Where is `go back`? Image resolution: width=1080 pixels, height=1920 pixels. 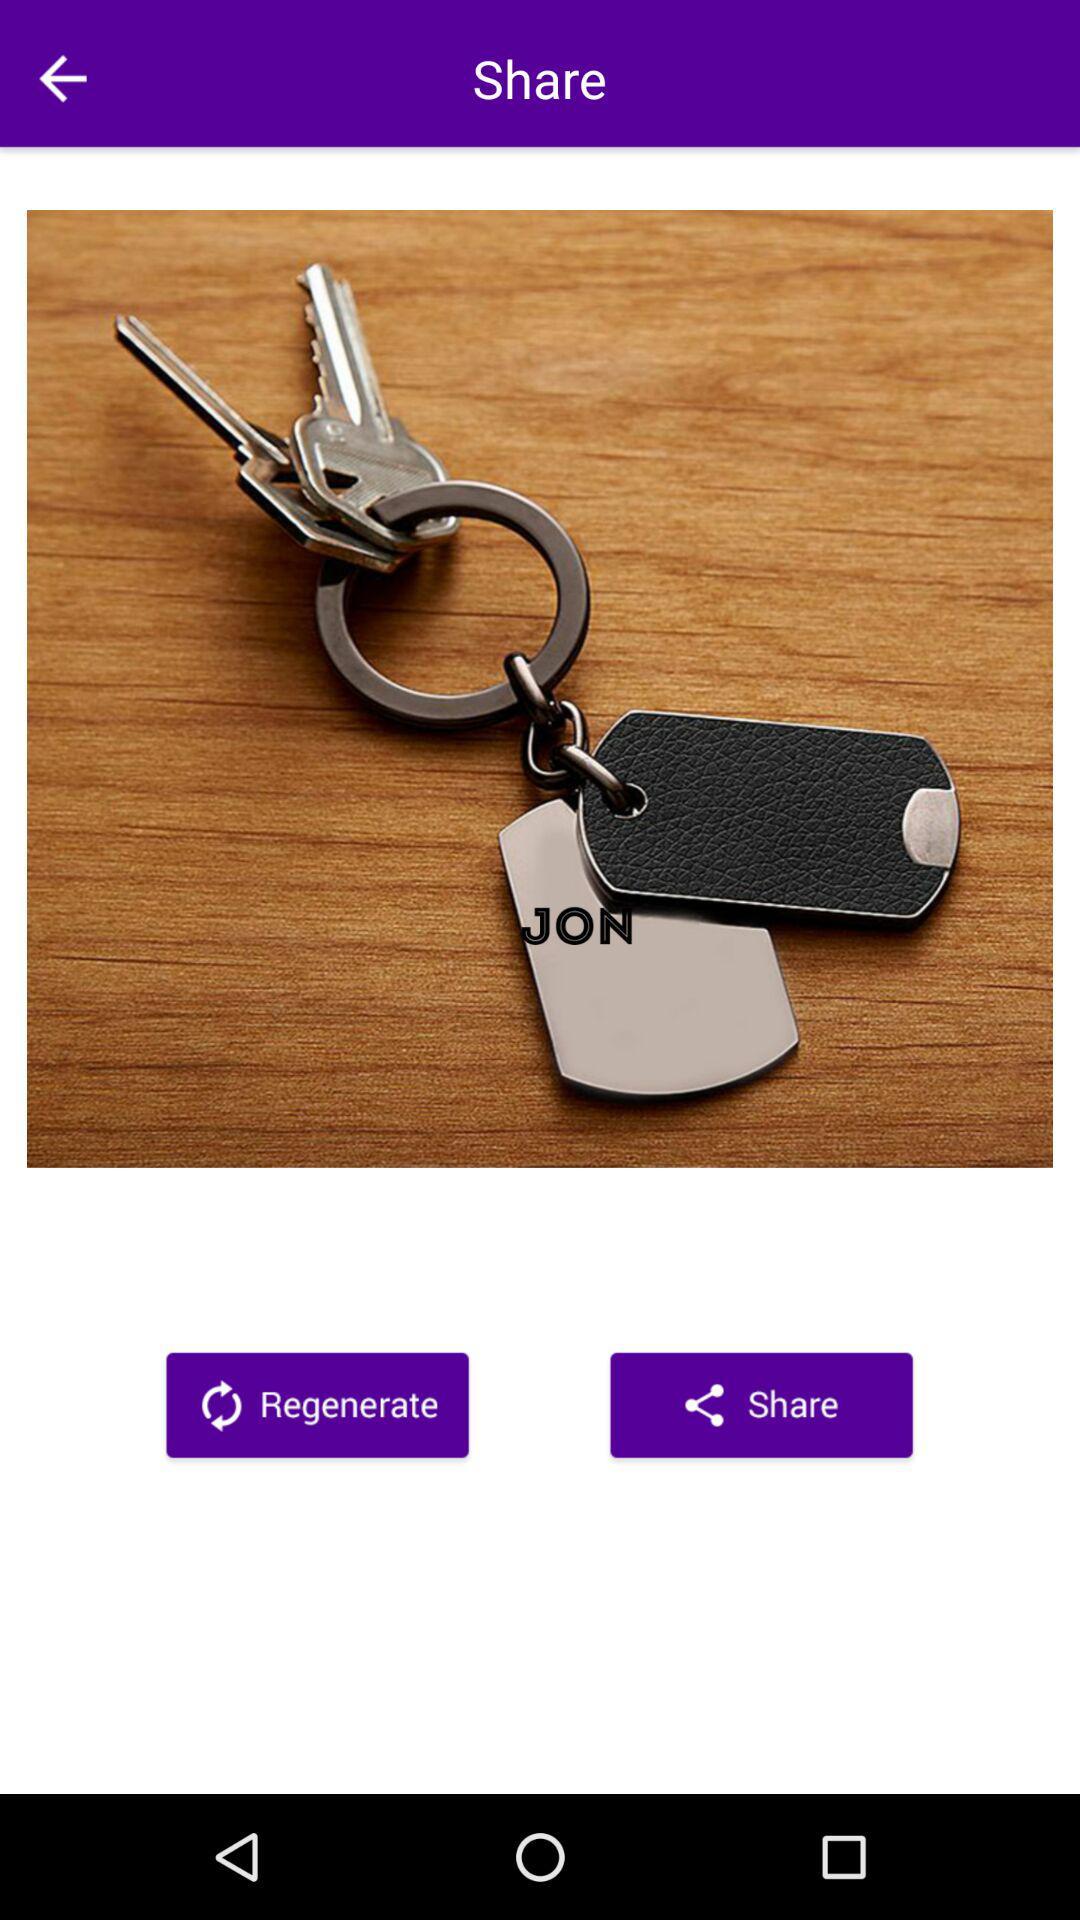
go back is located at coordinates (61, 78).